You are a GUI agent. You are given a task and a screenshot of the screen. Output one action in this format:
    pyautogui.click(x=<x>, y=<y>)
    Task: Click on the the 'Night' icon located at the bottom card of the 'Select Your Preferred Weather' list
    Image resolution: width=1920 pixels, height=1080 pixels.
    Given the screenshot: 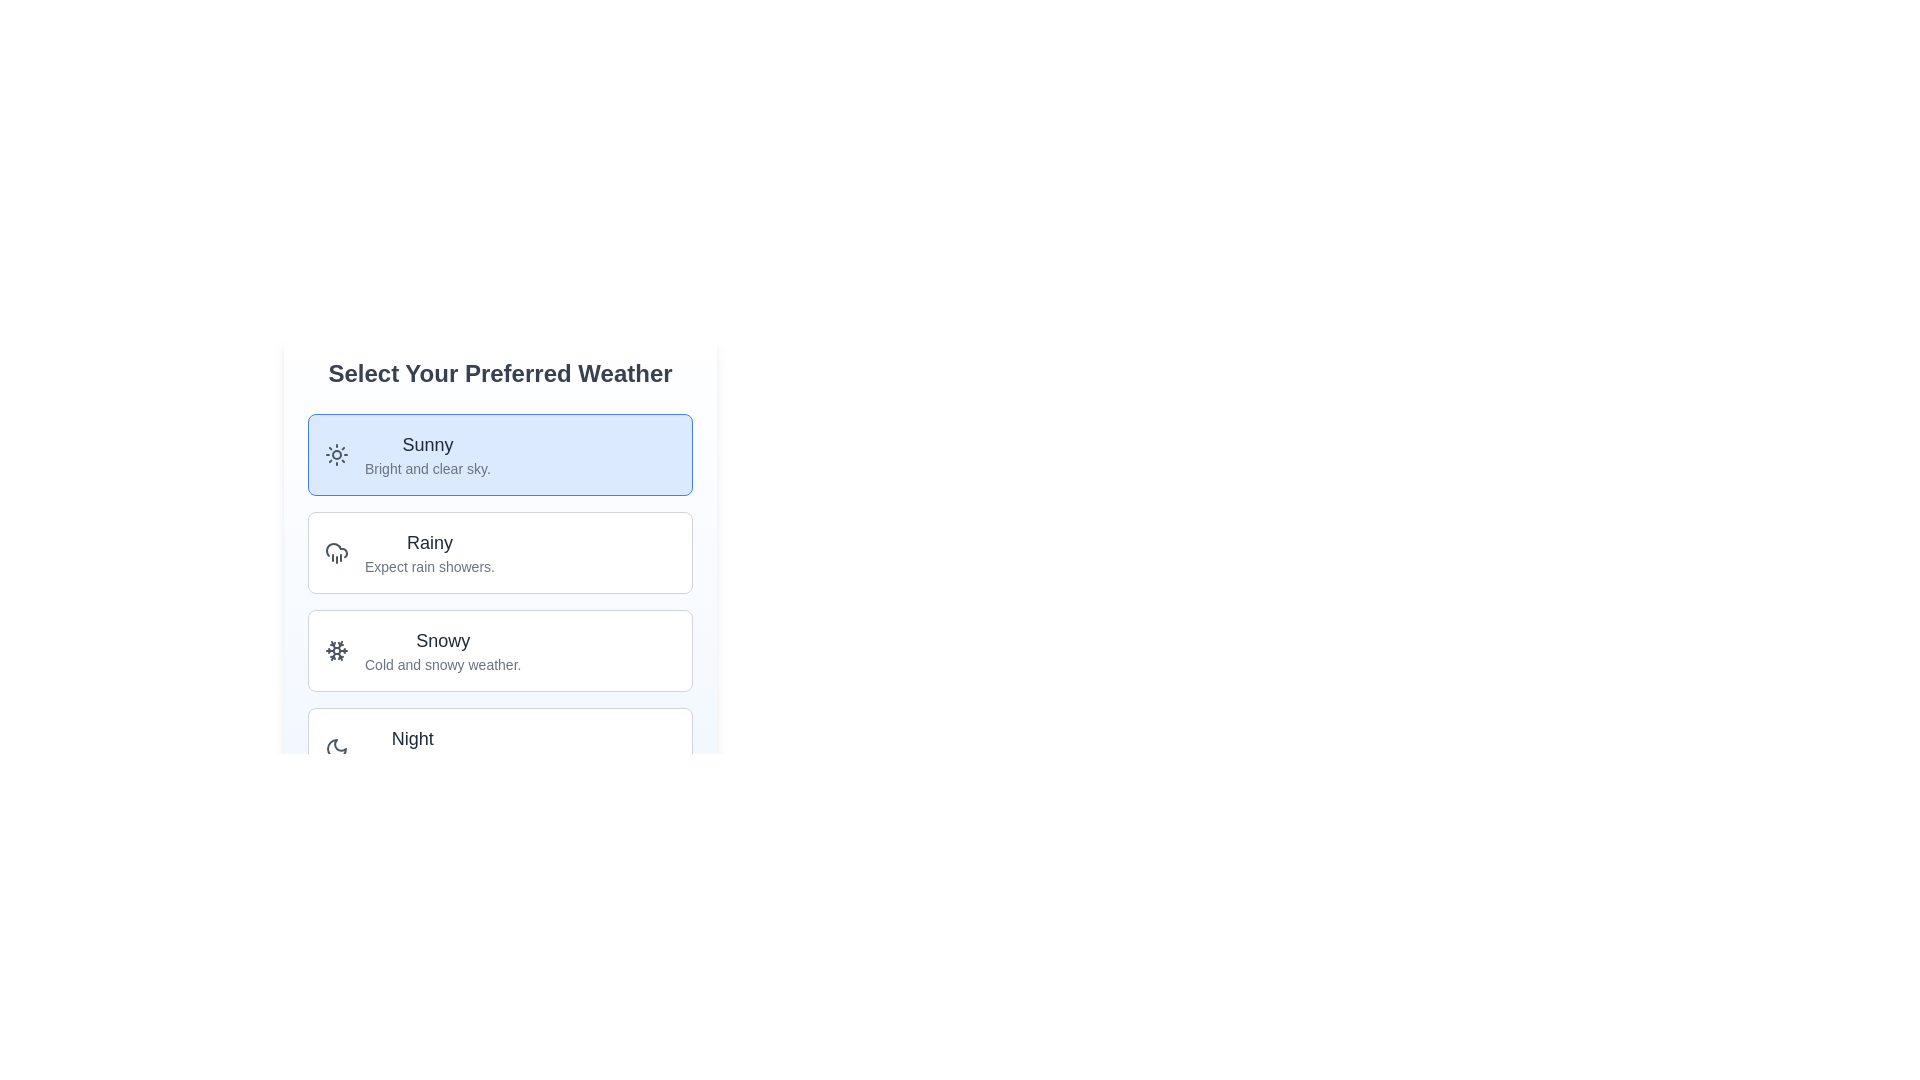 What is the action you would take?
    pyautogui.click(x=336, y=748)
    